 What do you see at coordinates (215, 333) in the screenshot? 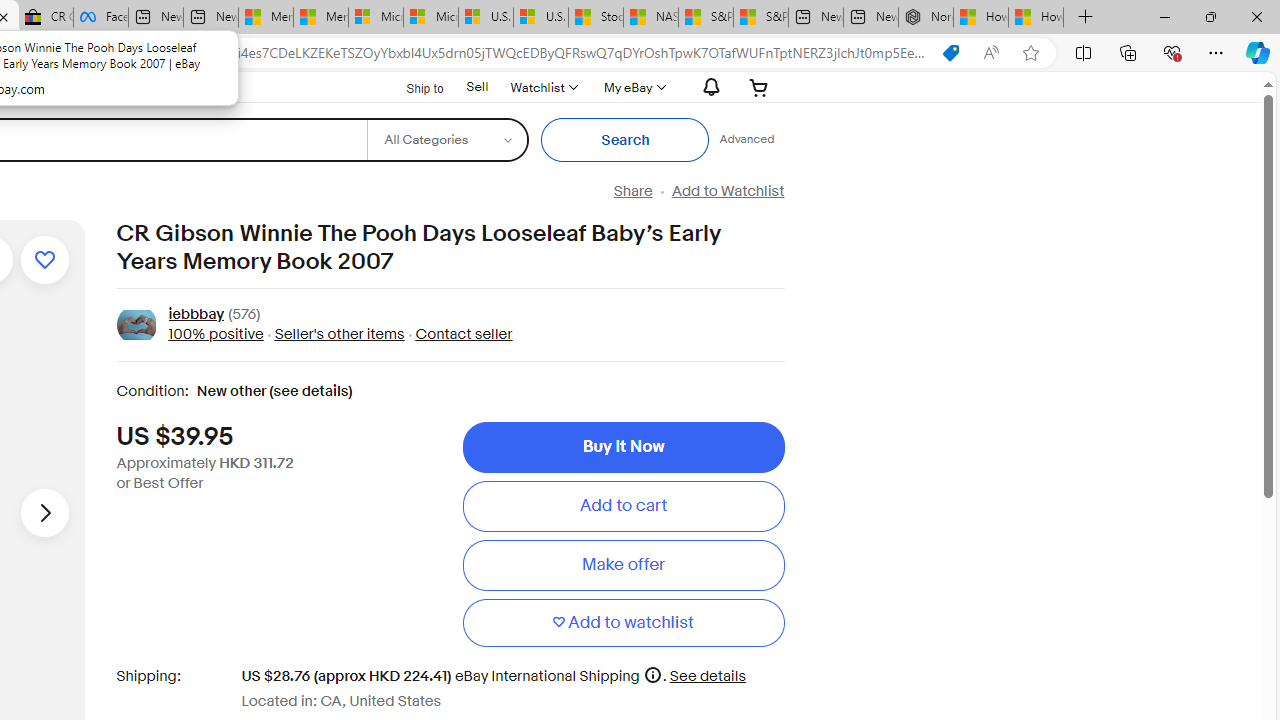
I see `'100% positive'` at bounding box center [215, 333].